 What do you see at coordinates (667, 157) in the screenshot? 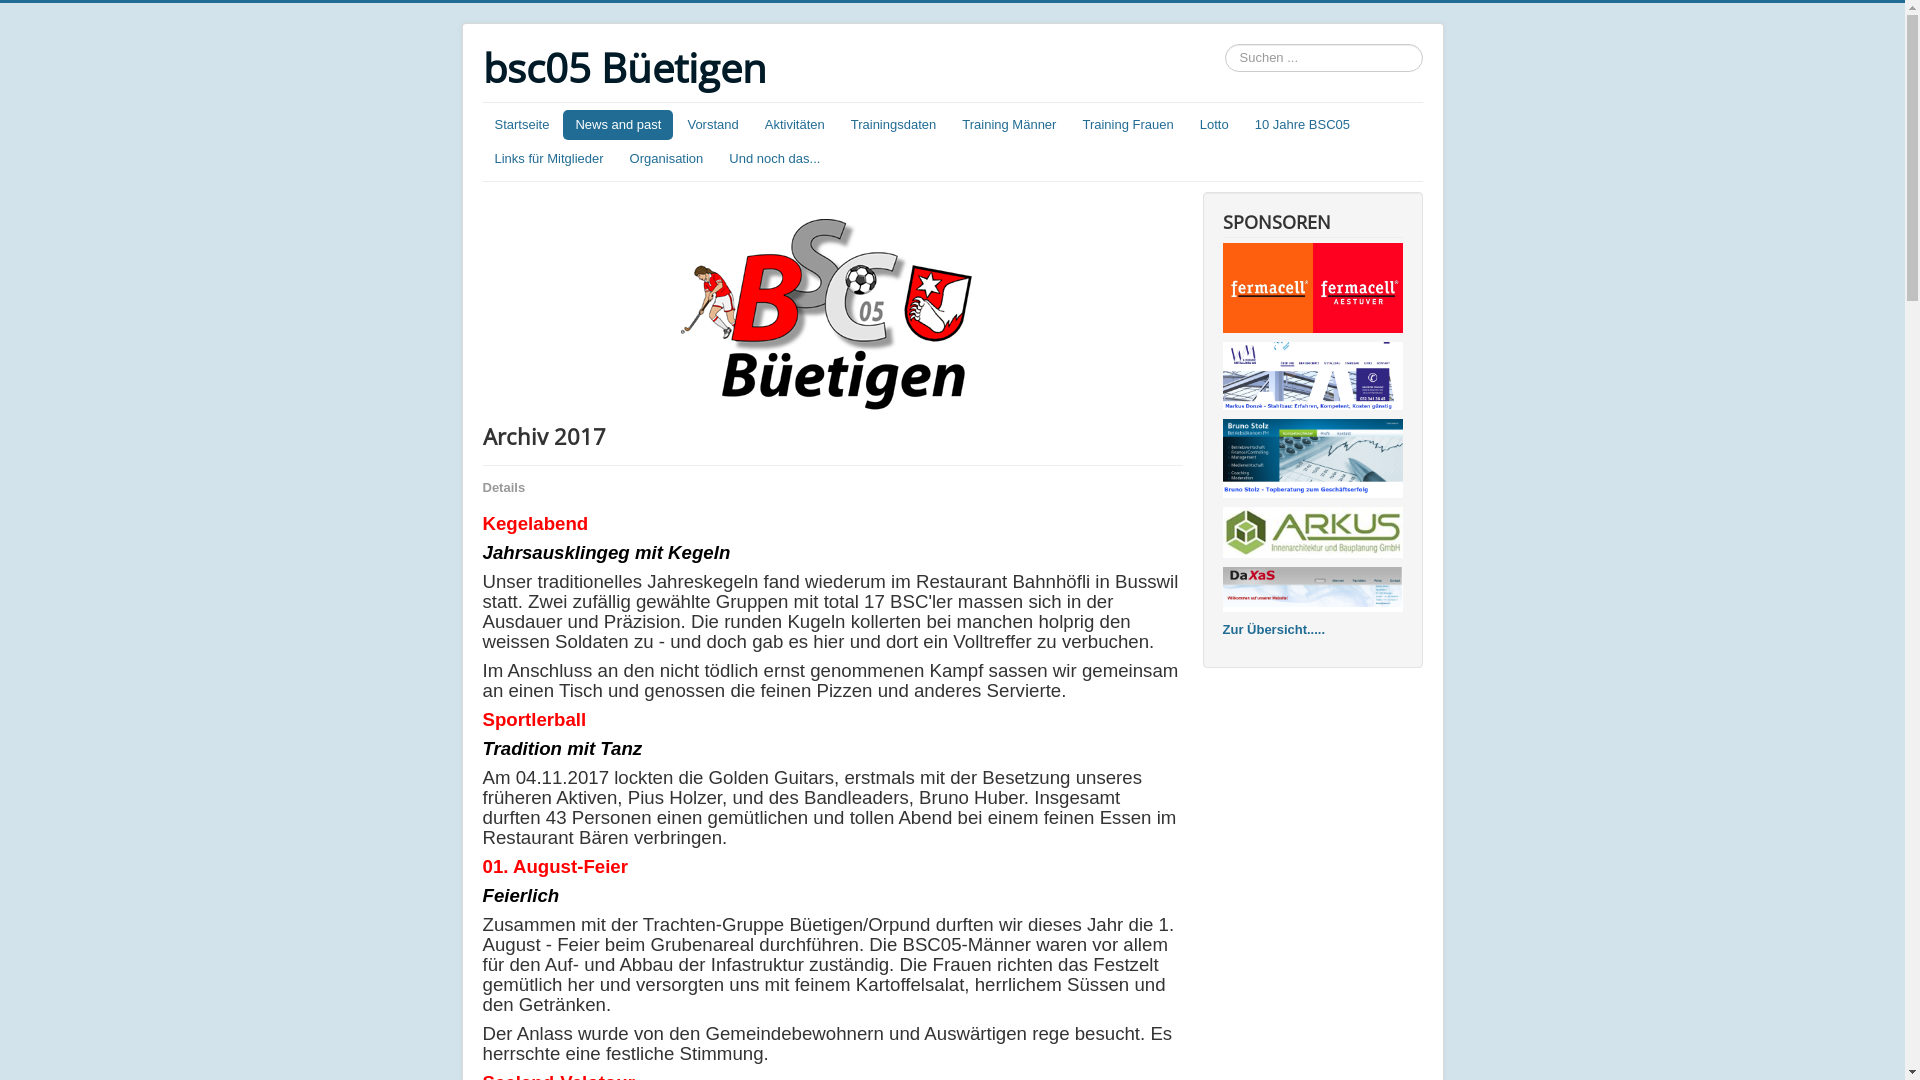
I see `'Organisation'` at bounding box center [667, 157].